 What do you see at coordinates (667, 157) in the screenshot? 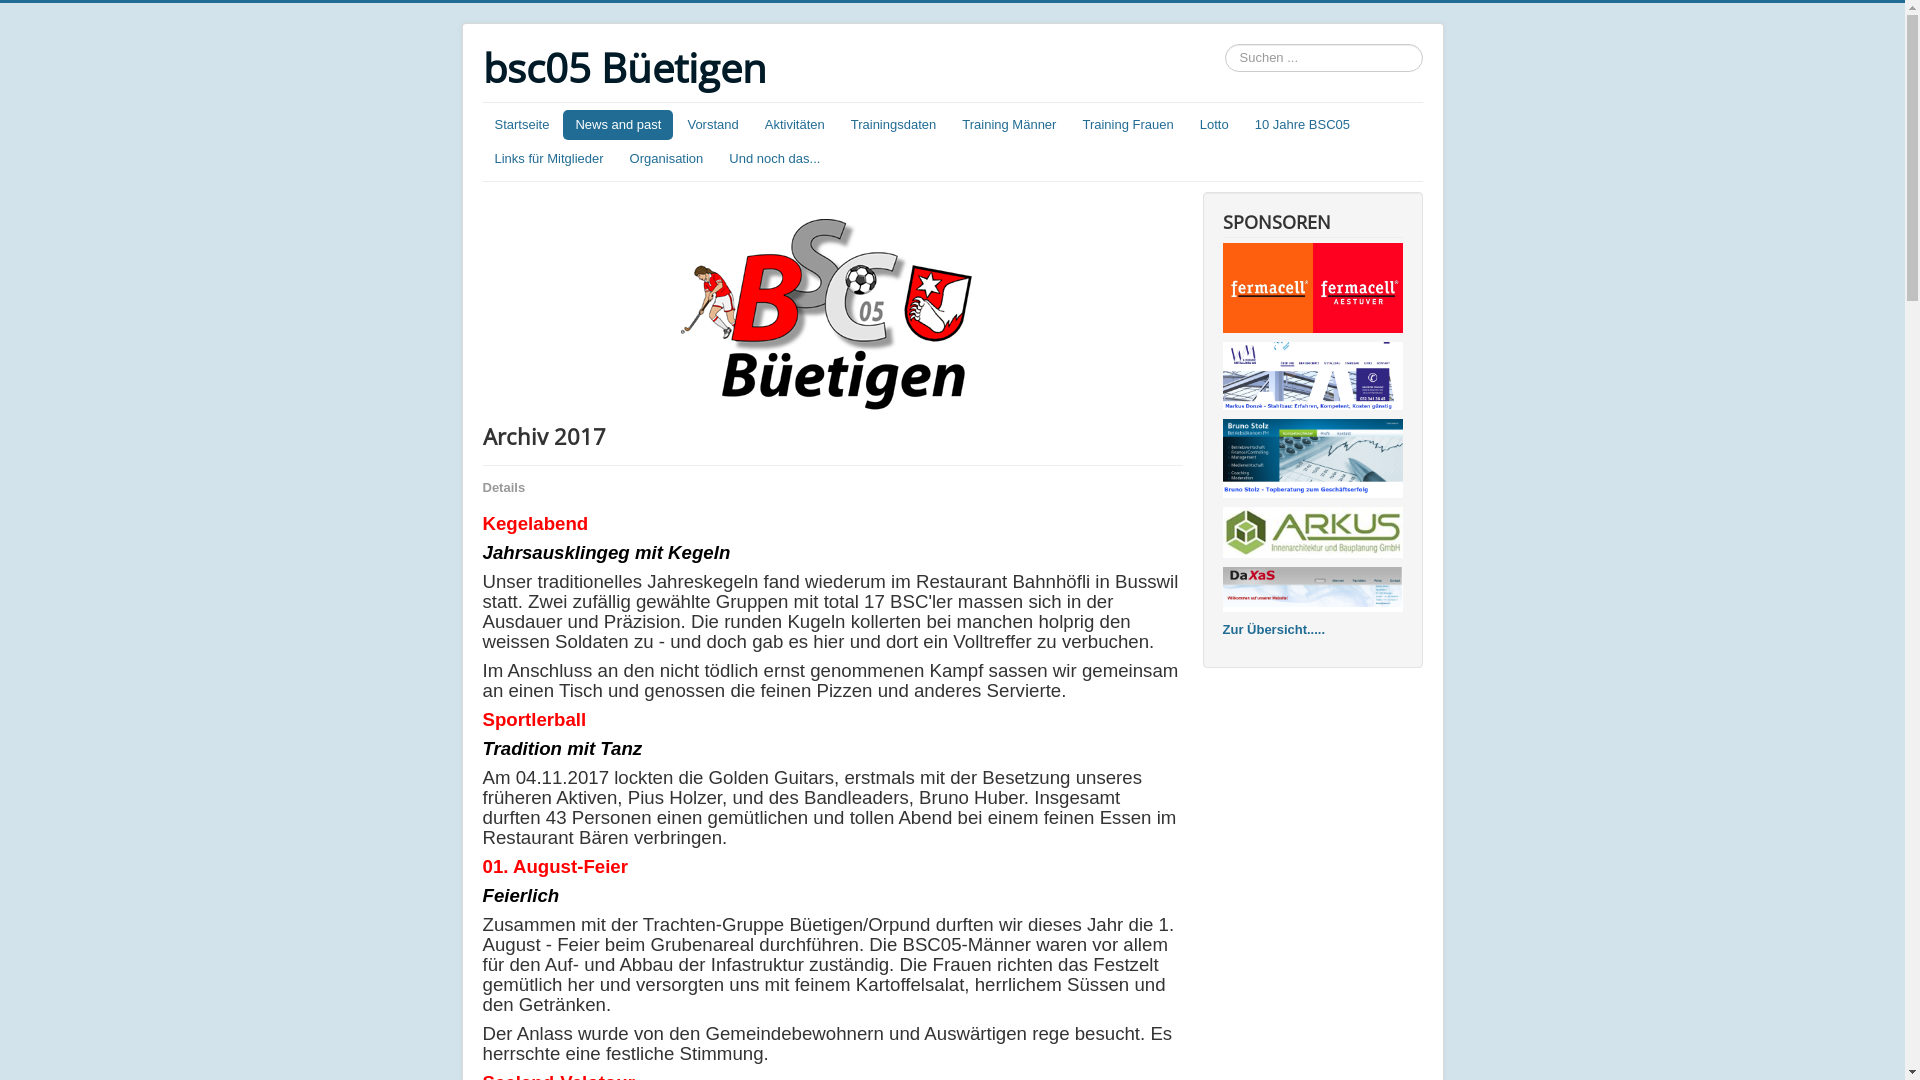
I see `'Organisation'` at bounding box center [667, 157].